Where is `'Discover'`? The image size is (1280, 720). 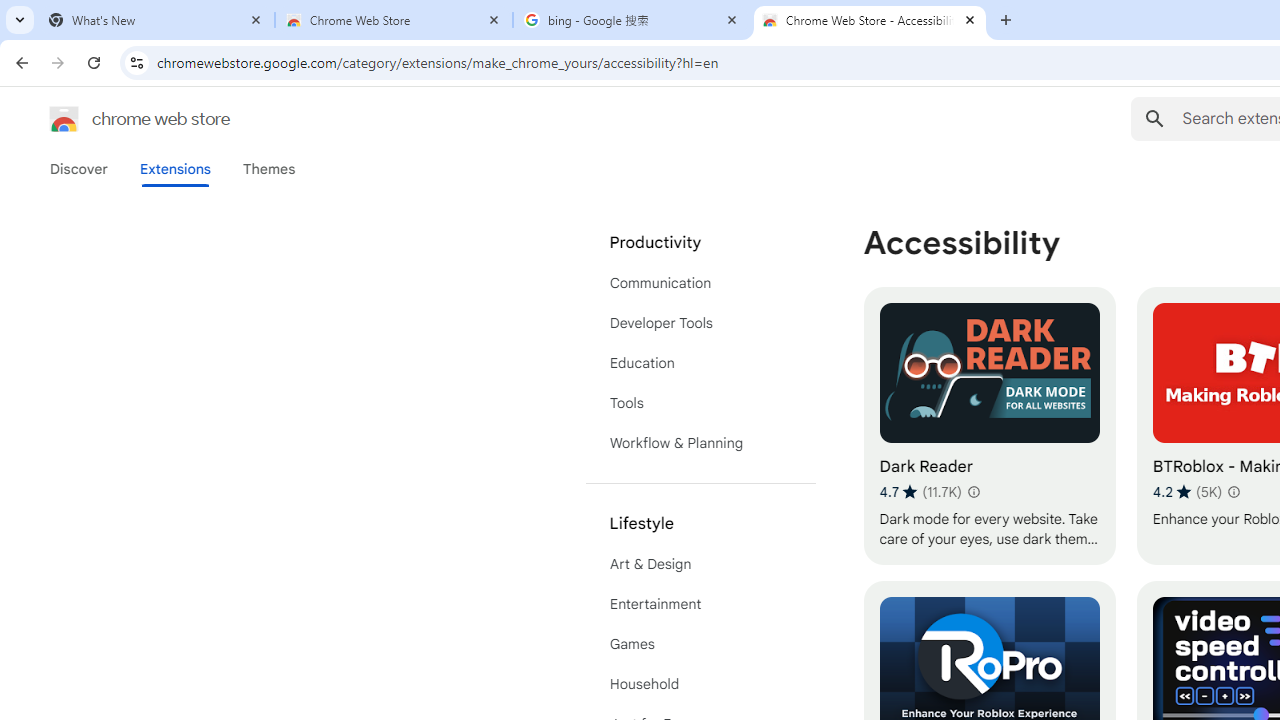 'Discover' is located at coordinates (79, 168).